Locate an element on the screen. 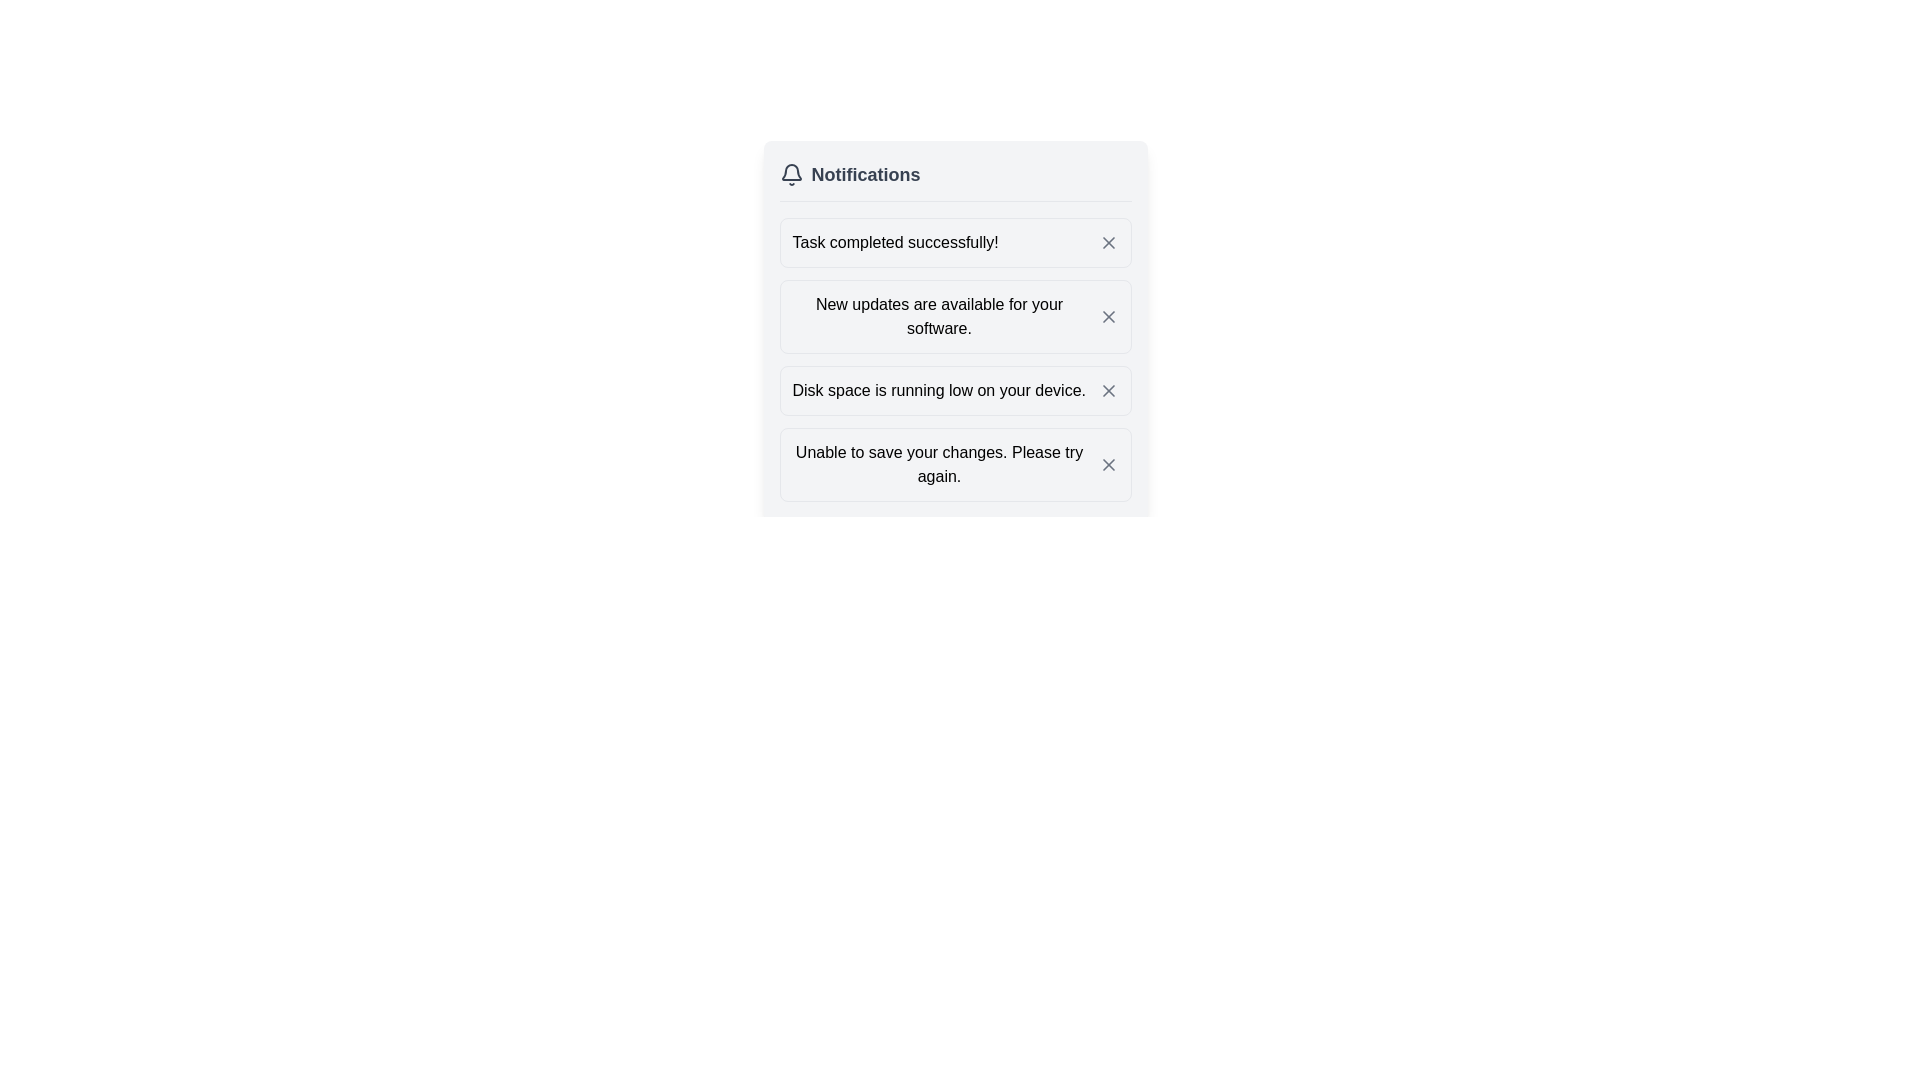  the Close button icon, which is a small gray 'X' button positioned to the far right of the notification panel, aligned with the text 'Task completed successfully!' is located at coordinates (1107, 242).